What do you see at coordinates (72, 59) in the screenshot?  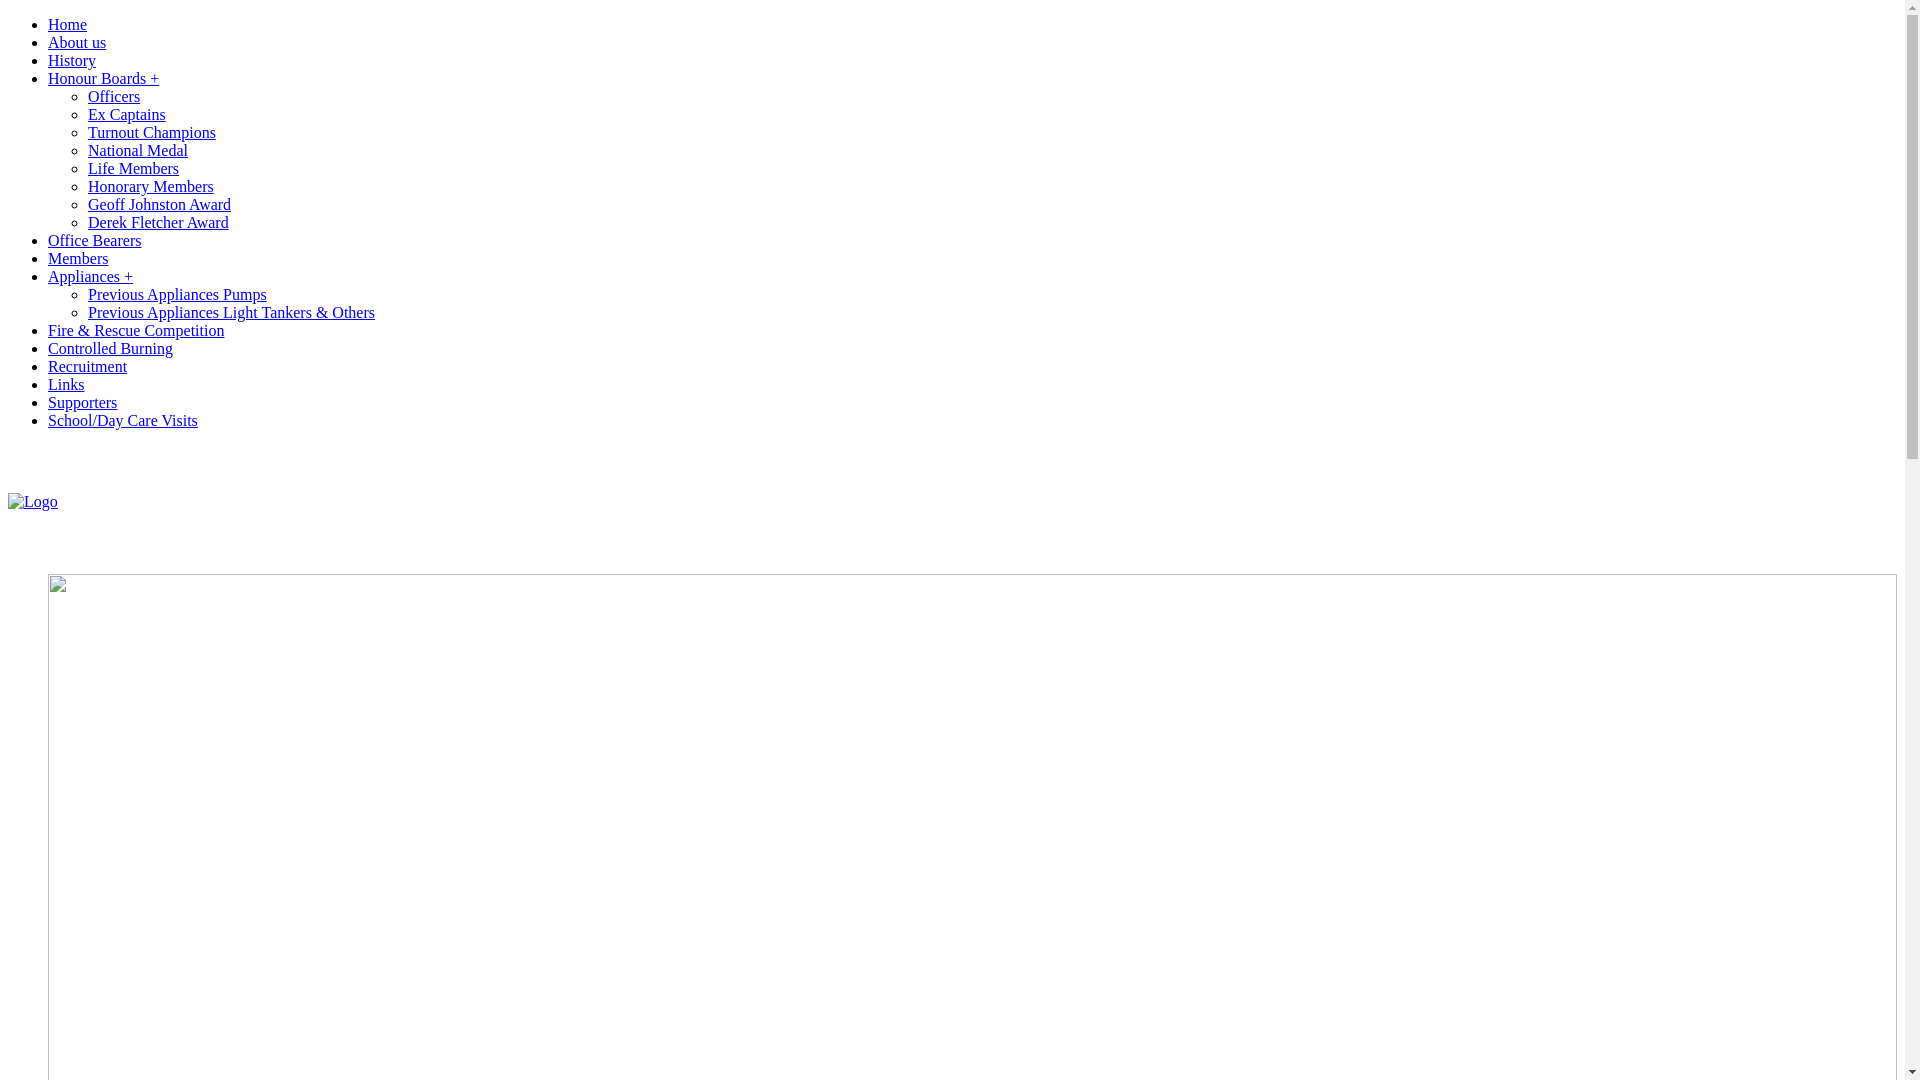 I see `'History'` at bounding box center [72, 59].